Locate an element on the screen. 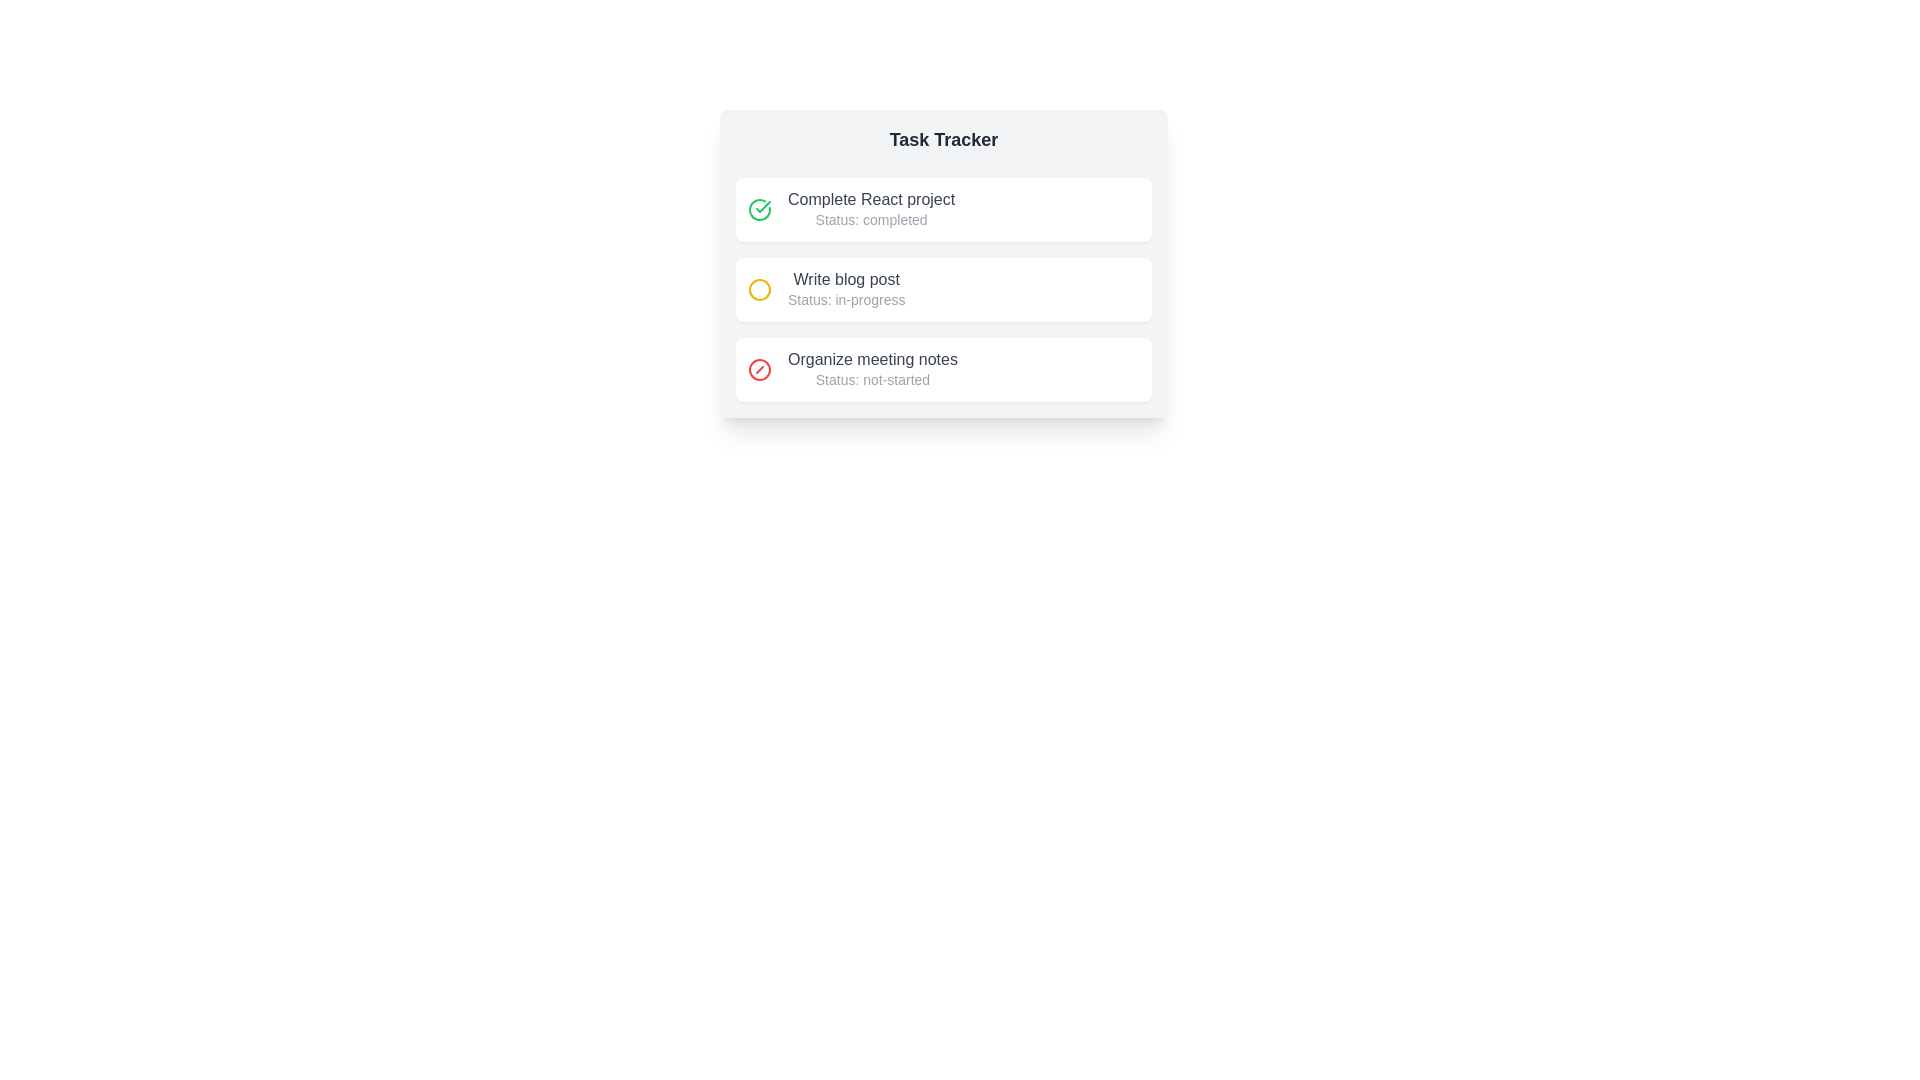 The height and width of the screenshot is (1080, 1920). the circular indicator with a yellow outline located to the left of the text 'Write blog post' in the task tracker UI is located at coordinates (758, 289).